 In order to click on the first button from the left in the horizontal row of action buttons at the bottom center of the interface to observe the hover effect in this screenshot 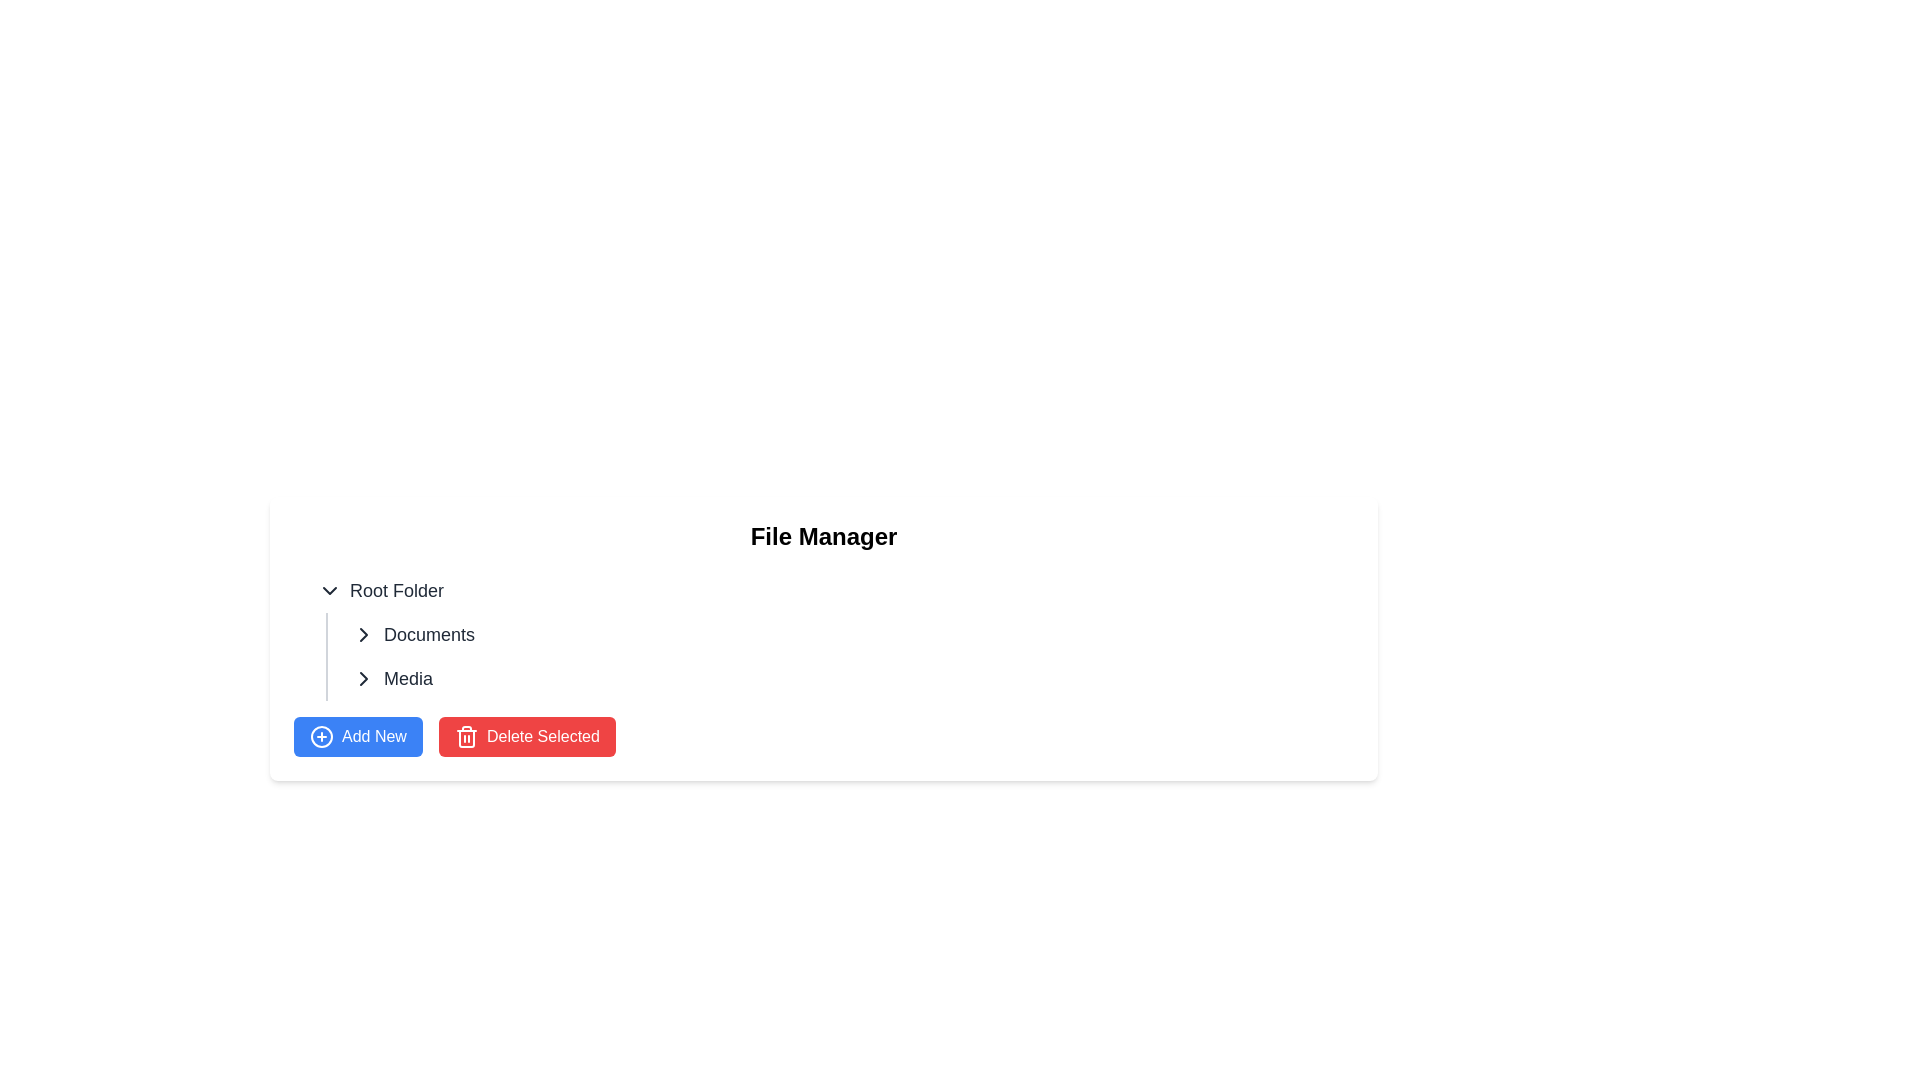, I will do `click(358, 736)`.